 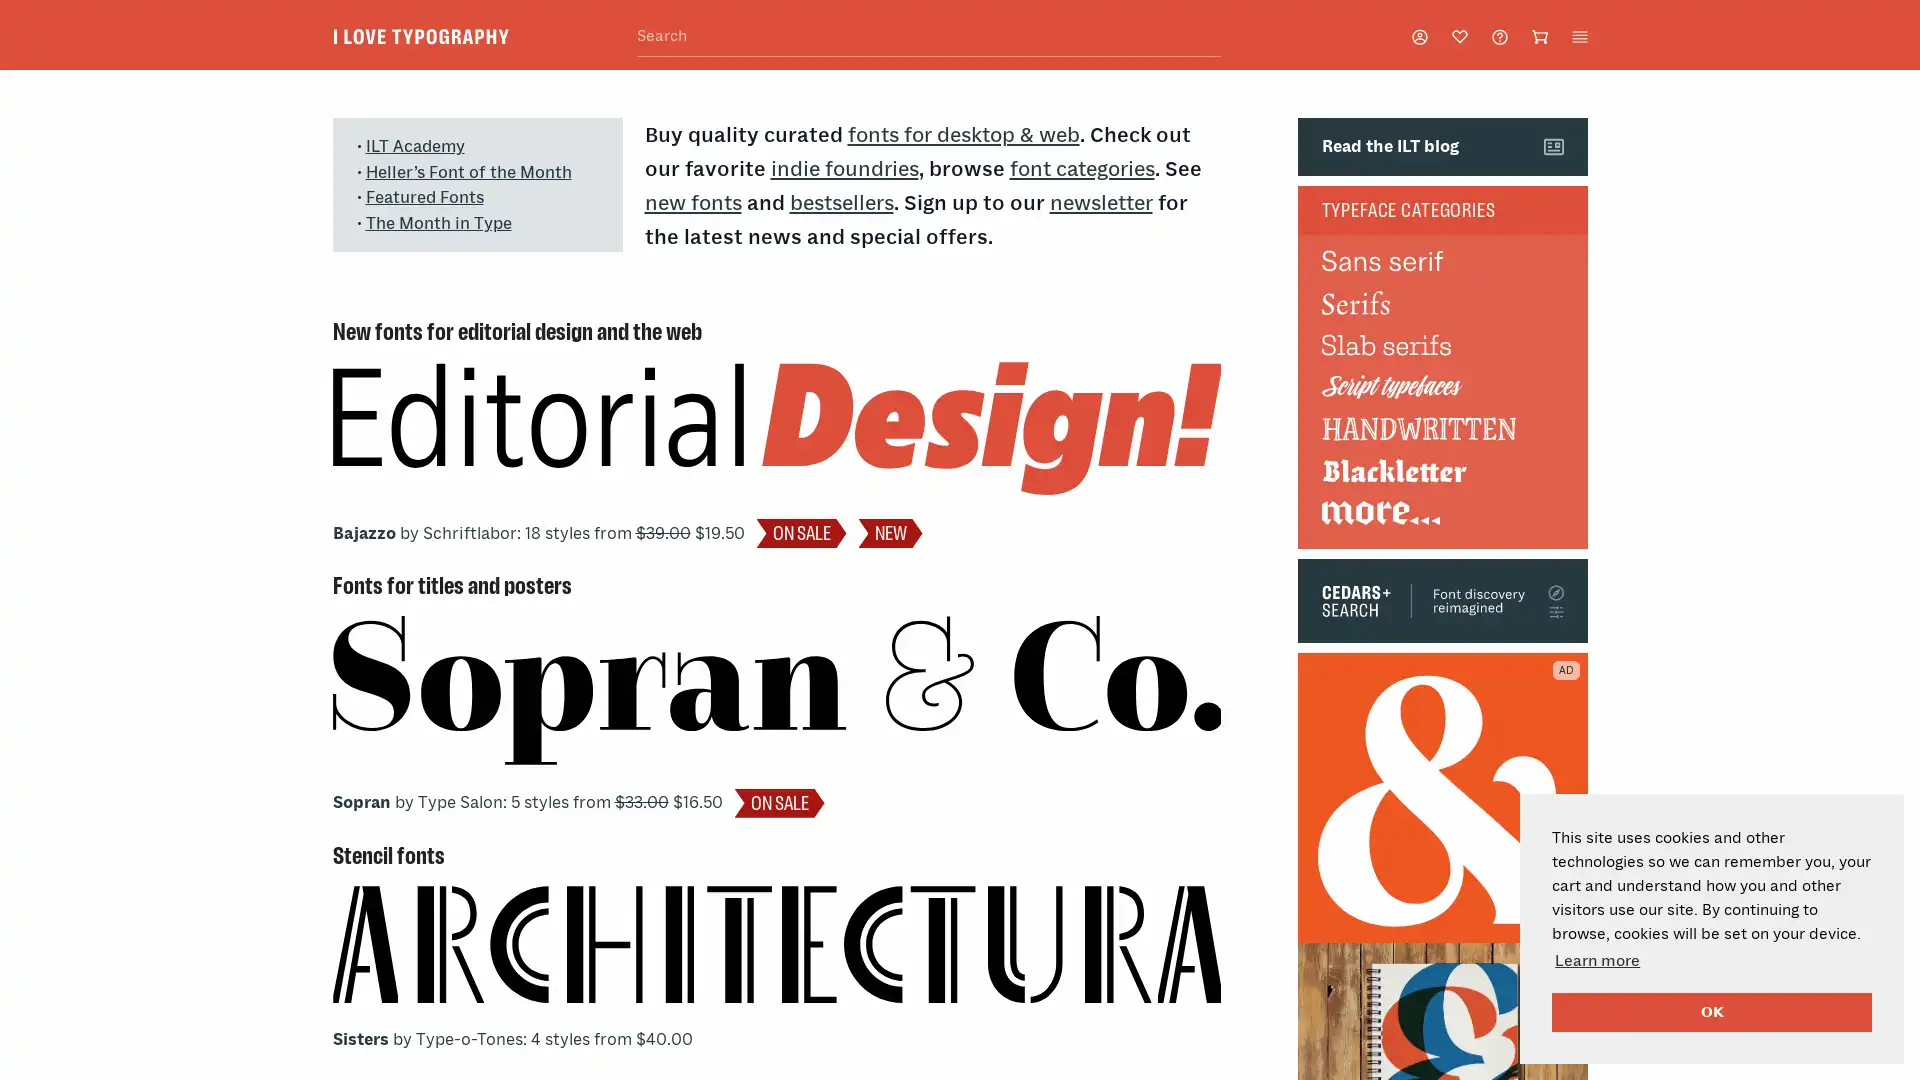 I want to click on learn more about cookies, so click(x=1596, y=959).